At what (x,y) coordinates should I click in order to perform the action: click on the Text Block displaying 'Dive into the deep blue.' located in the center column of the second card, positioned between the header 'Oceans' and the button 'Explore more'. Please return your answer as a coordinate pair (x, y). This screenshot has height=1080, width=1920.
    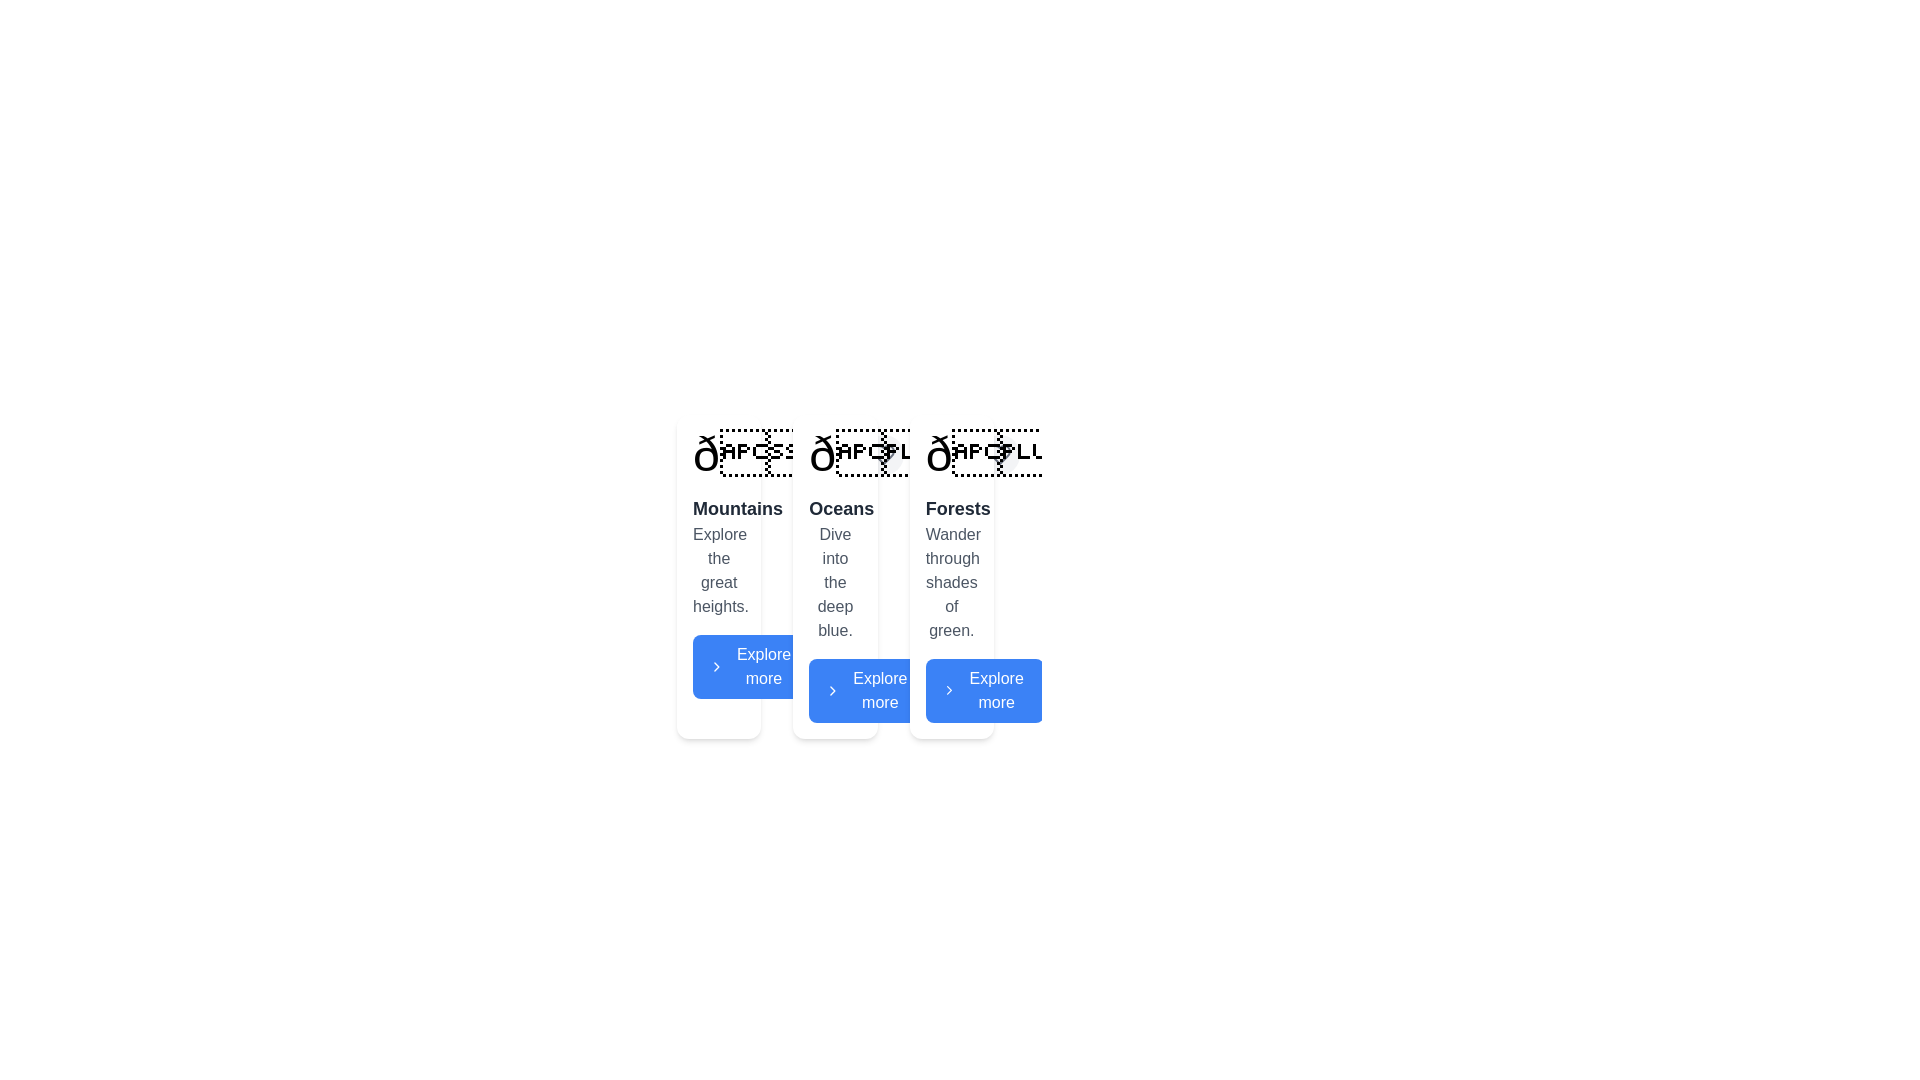
    Looking at the image, I should click on (835, 582).